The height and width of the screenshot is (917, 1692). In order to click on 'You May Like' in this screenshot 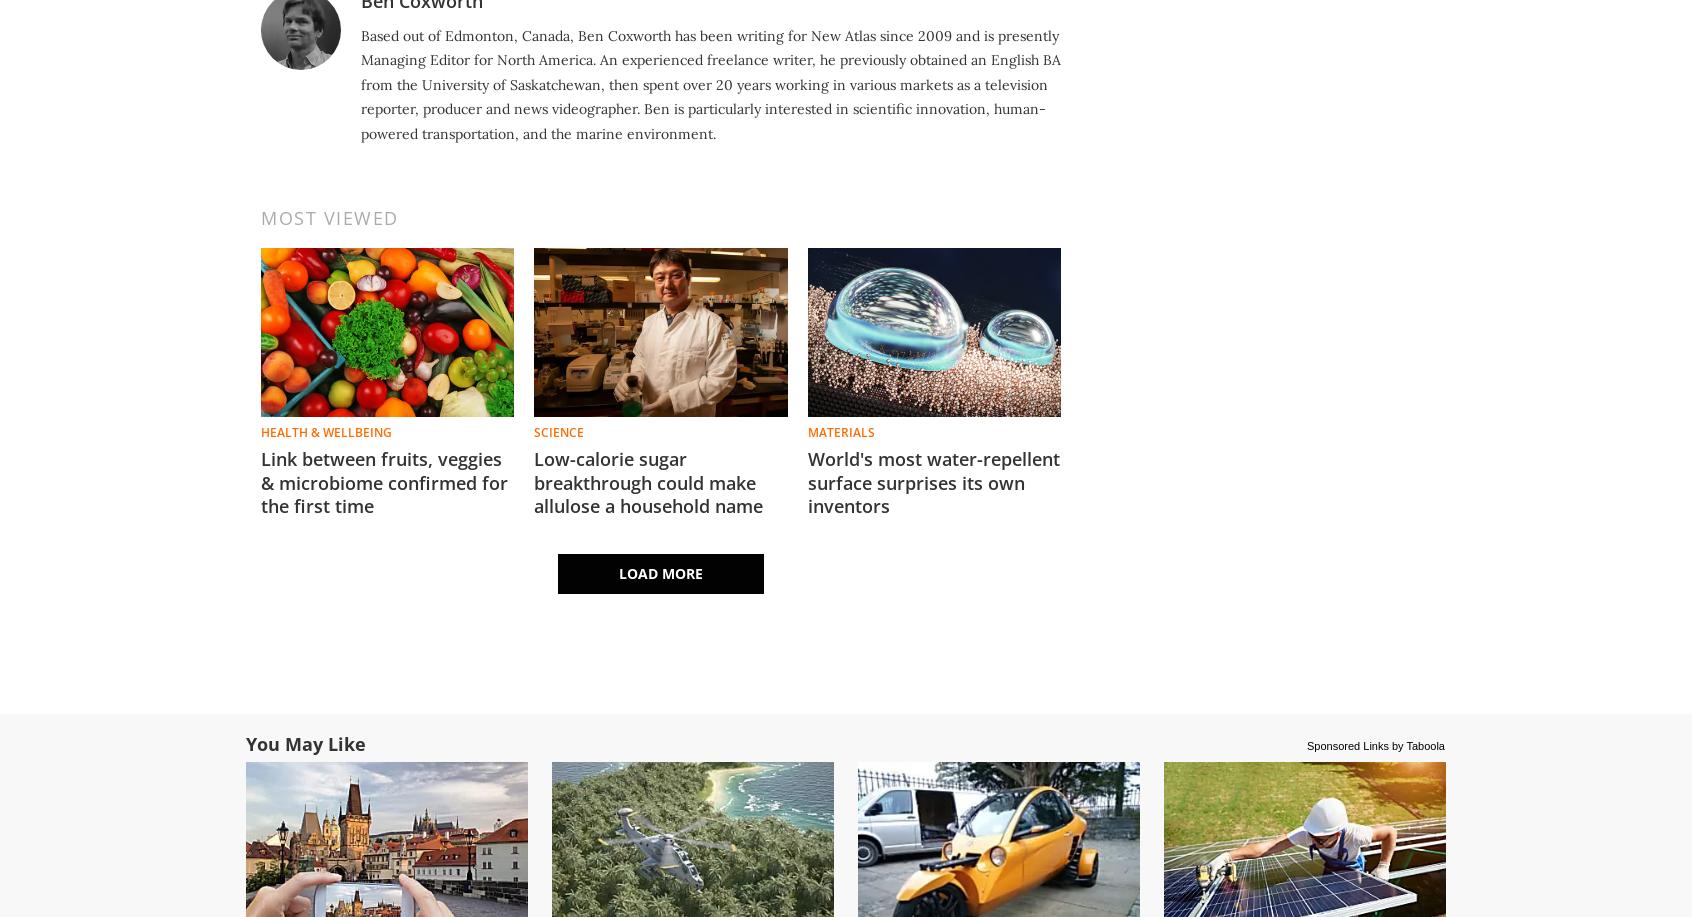, I will do `click(305, 742)`.